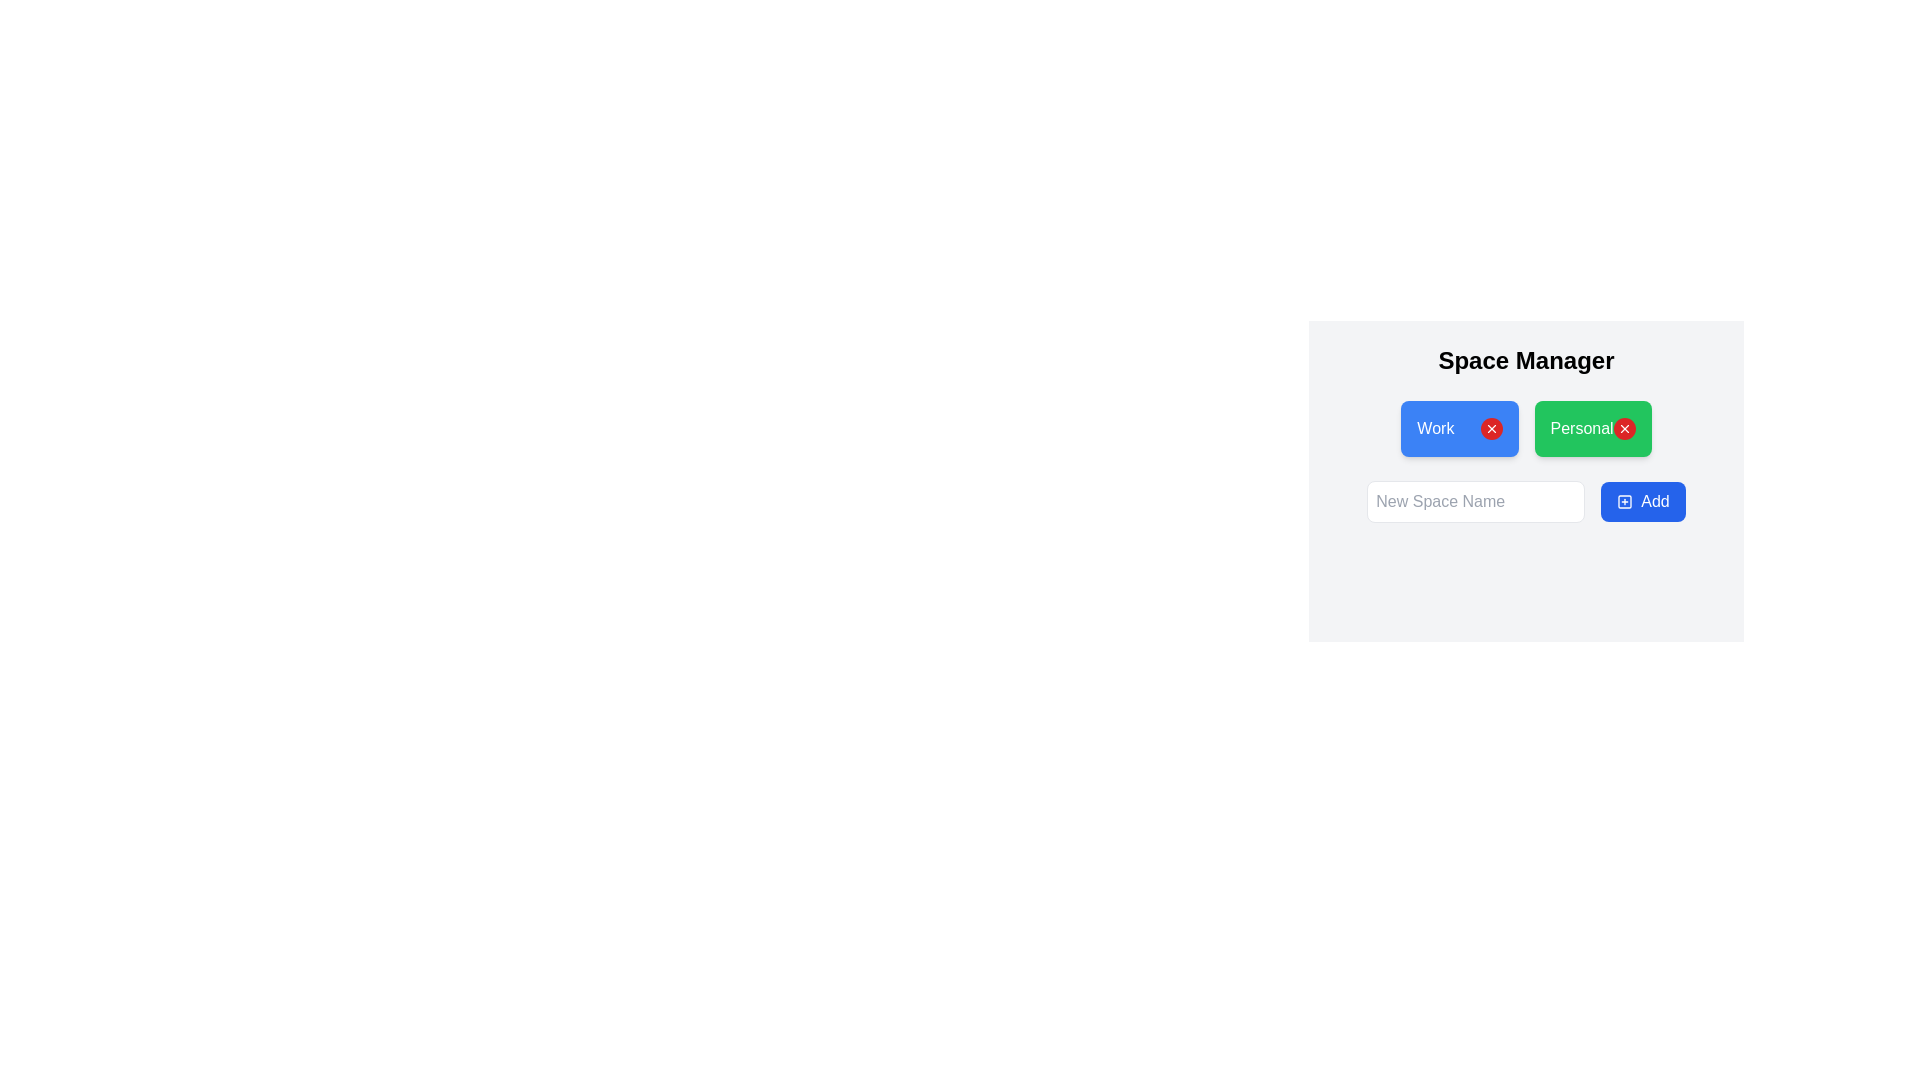 The height and width of the screenshot is (1080, 1920). What do you see at coordinates (1434, 427) in the screenshot?
I see `the 'Work' text within the blue pill-shaped button on the left side of the top row in the 'Space Manager' interface` at bounding box center [1434, 427].